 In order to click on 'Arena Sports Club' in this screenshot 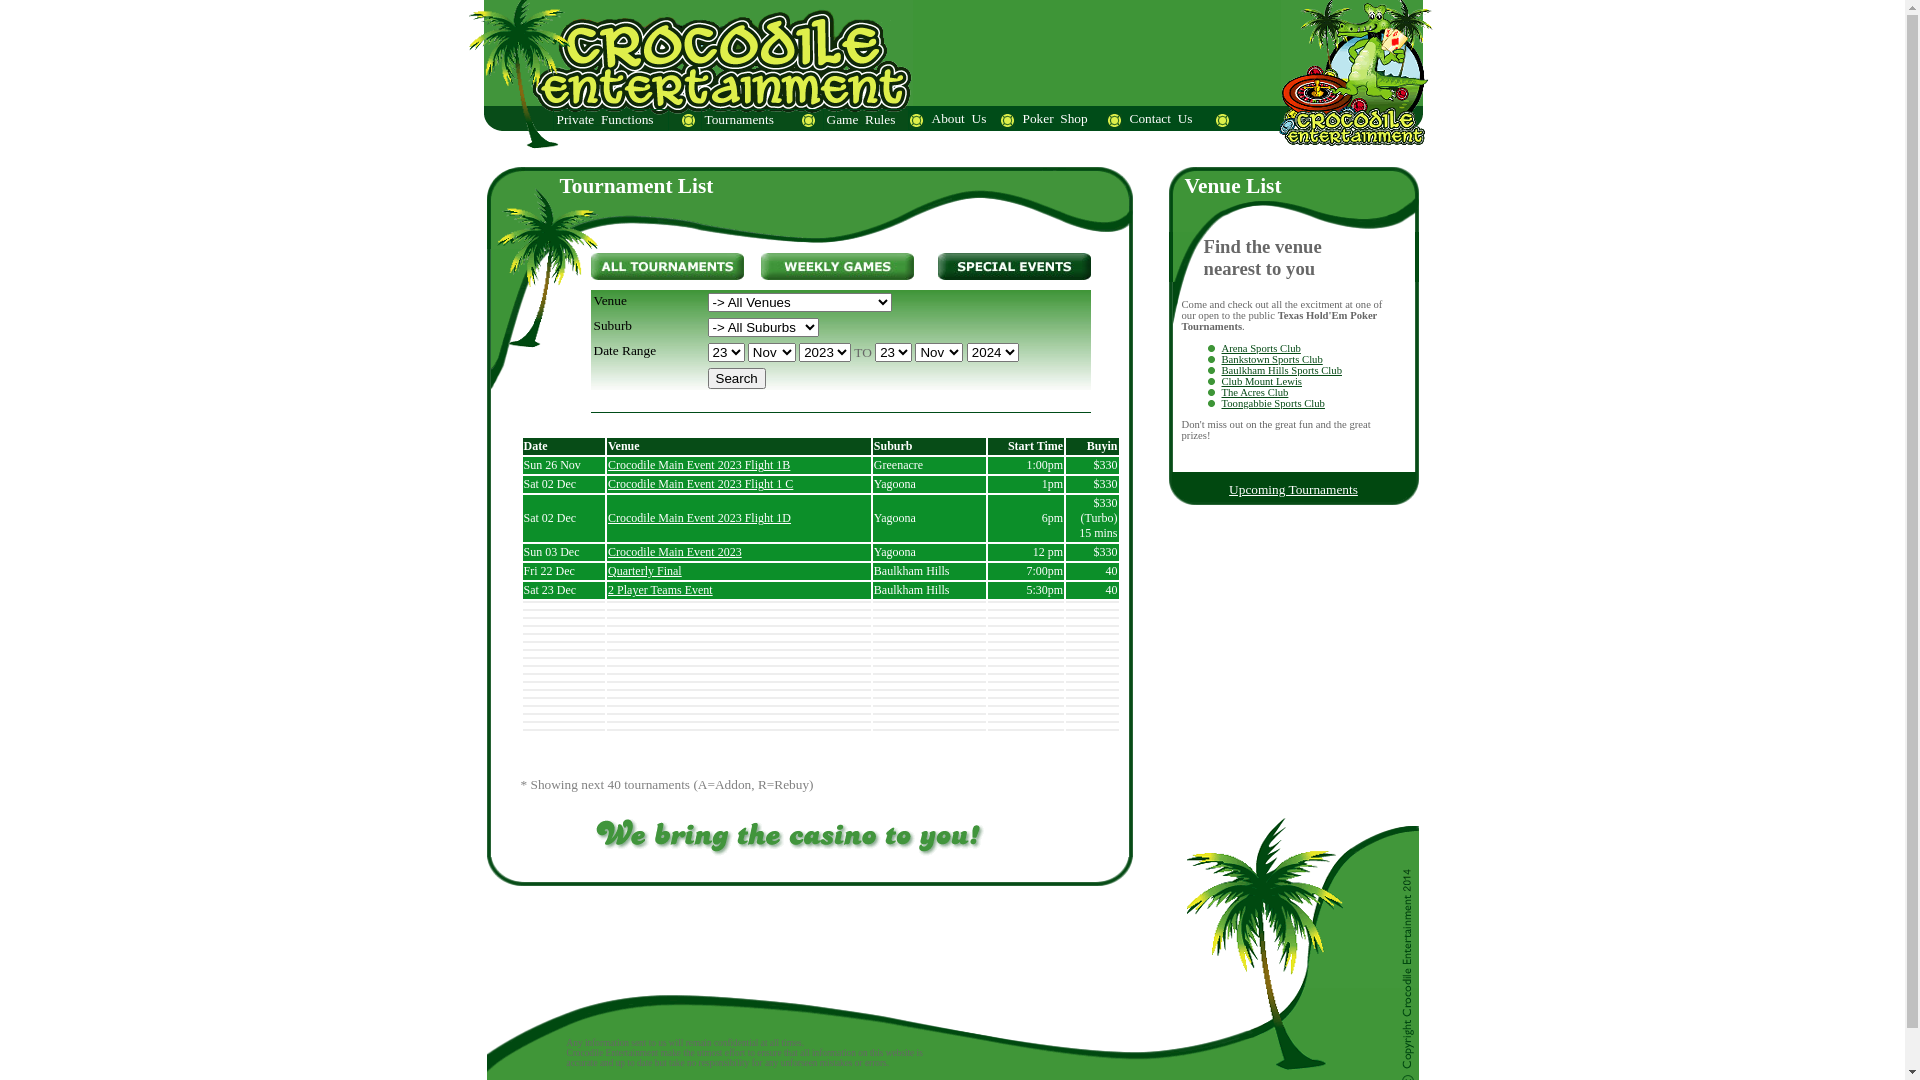, I will do `click(1260, 347)`.